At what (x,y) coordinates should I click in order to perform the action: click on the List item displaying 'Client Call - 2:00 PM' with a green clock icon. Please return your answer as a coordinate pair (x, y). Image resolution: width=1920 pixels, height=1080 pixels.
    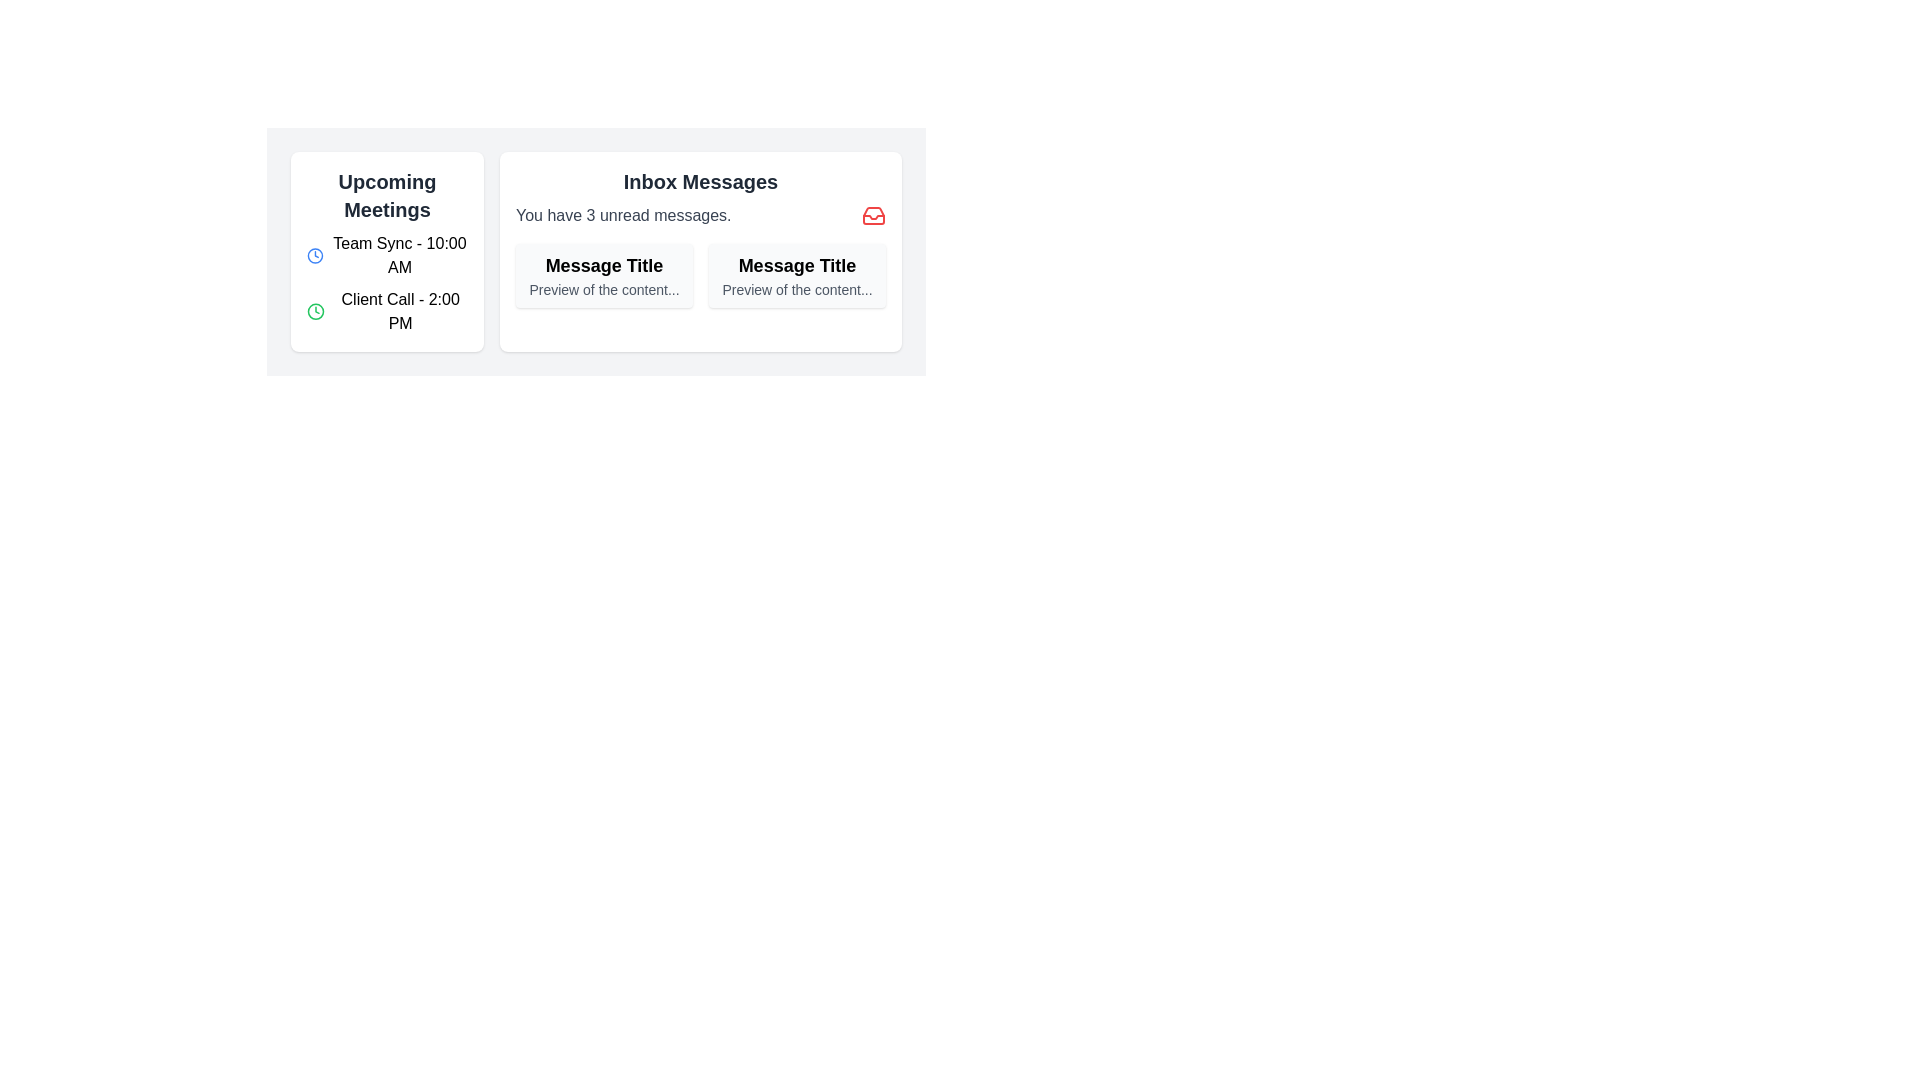
    Looking at the image, I should click on (387, 312).